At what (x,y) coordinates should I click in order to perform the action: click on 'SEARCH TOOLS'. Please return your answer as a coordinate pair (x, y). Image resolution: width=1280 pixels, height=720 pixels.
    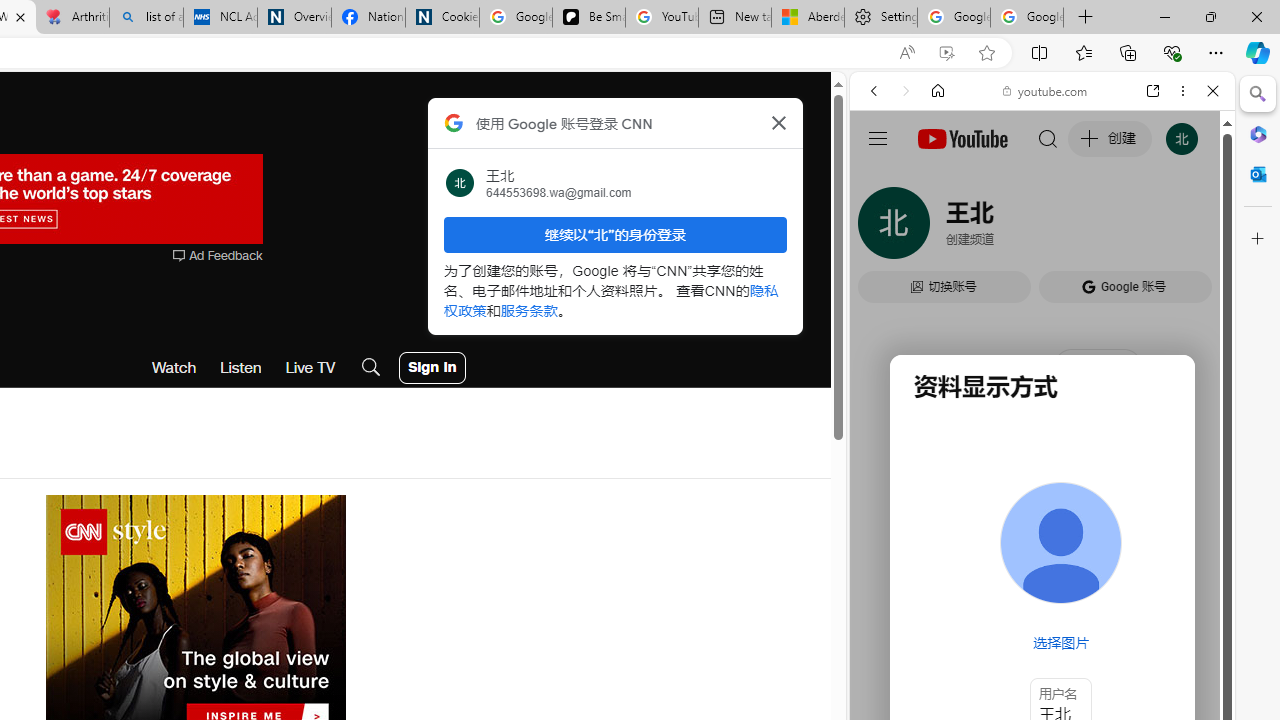
    Looking at the image, I should click on (1092, 227).